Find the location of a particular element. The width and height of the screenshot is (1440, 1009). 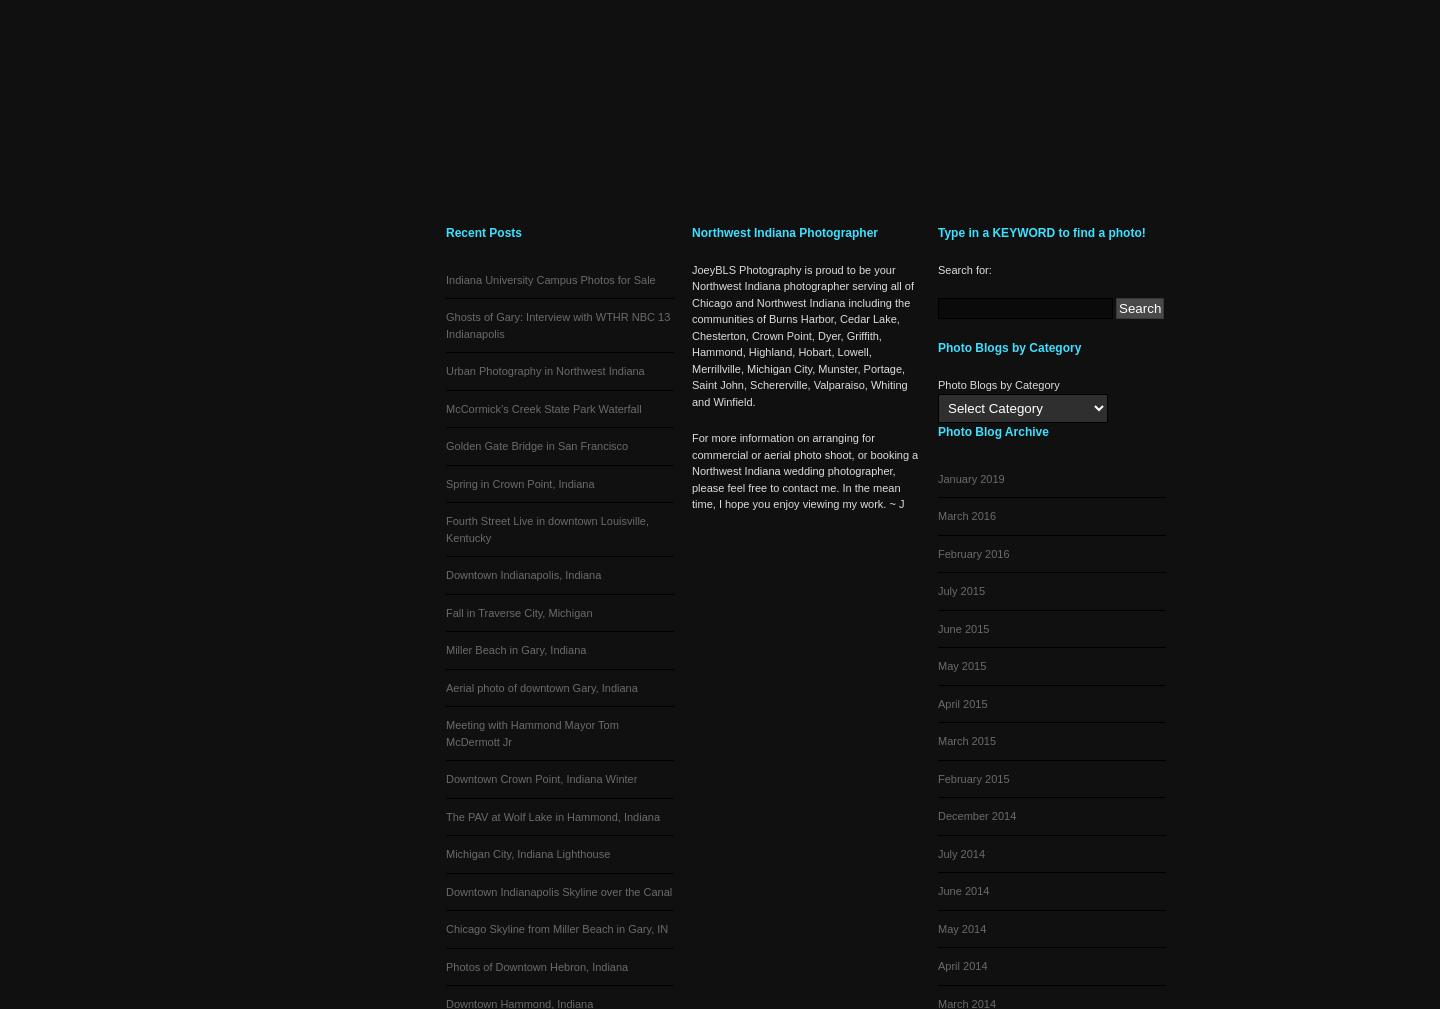

'Type in a KEYWORD to find a photo!' is located at coordinates (1041, 230).